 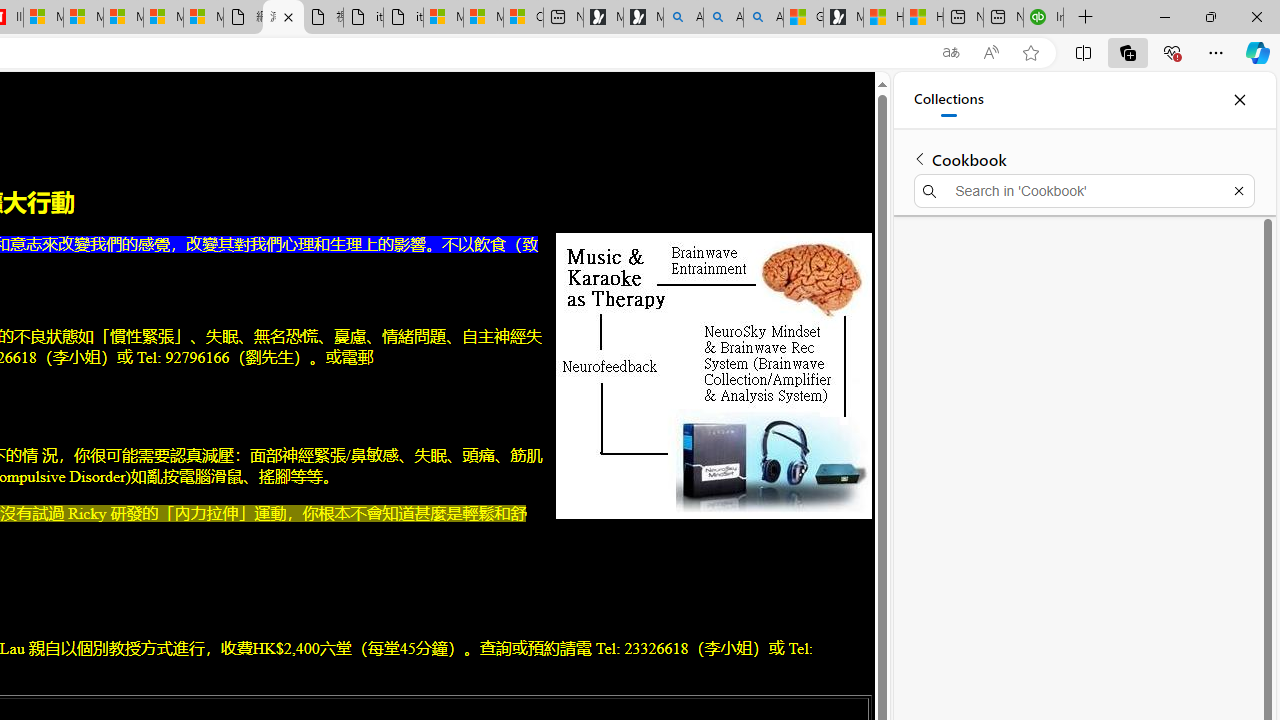 What do you see at coordinates (683, 17) in the screenshot?
I see `'Alabama high school quarterback dies - Search'` at bounding box center [683, 17].